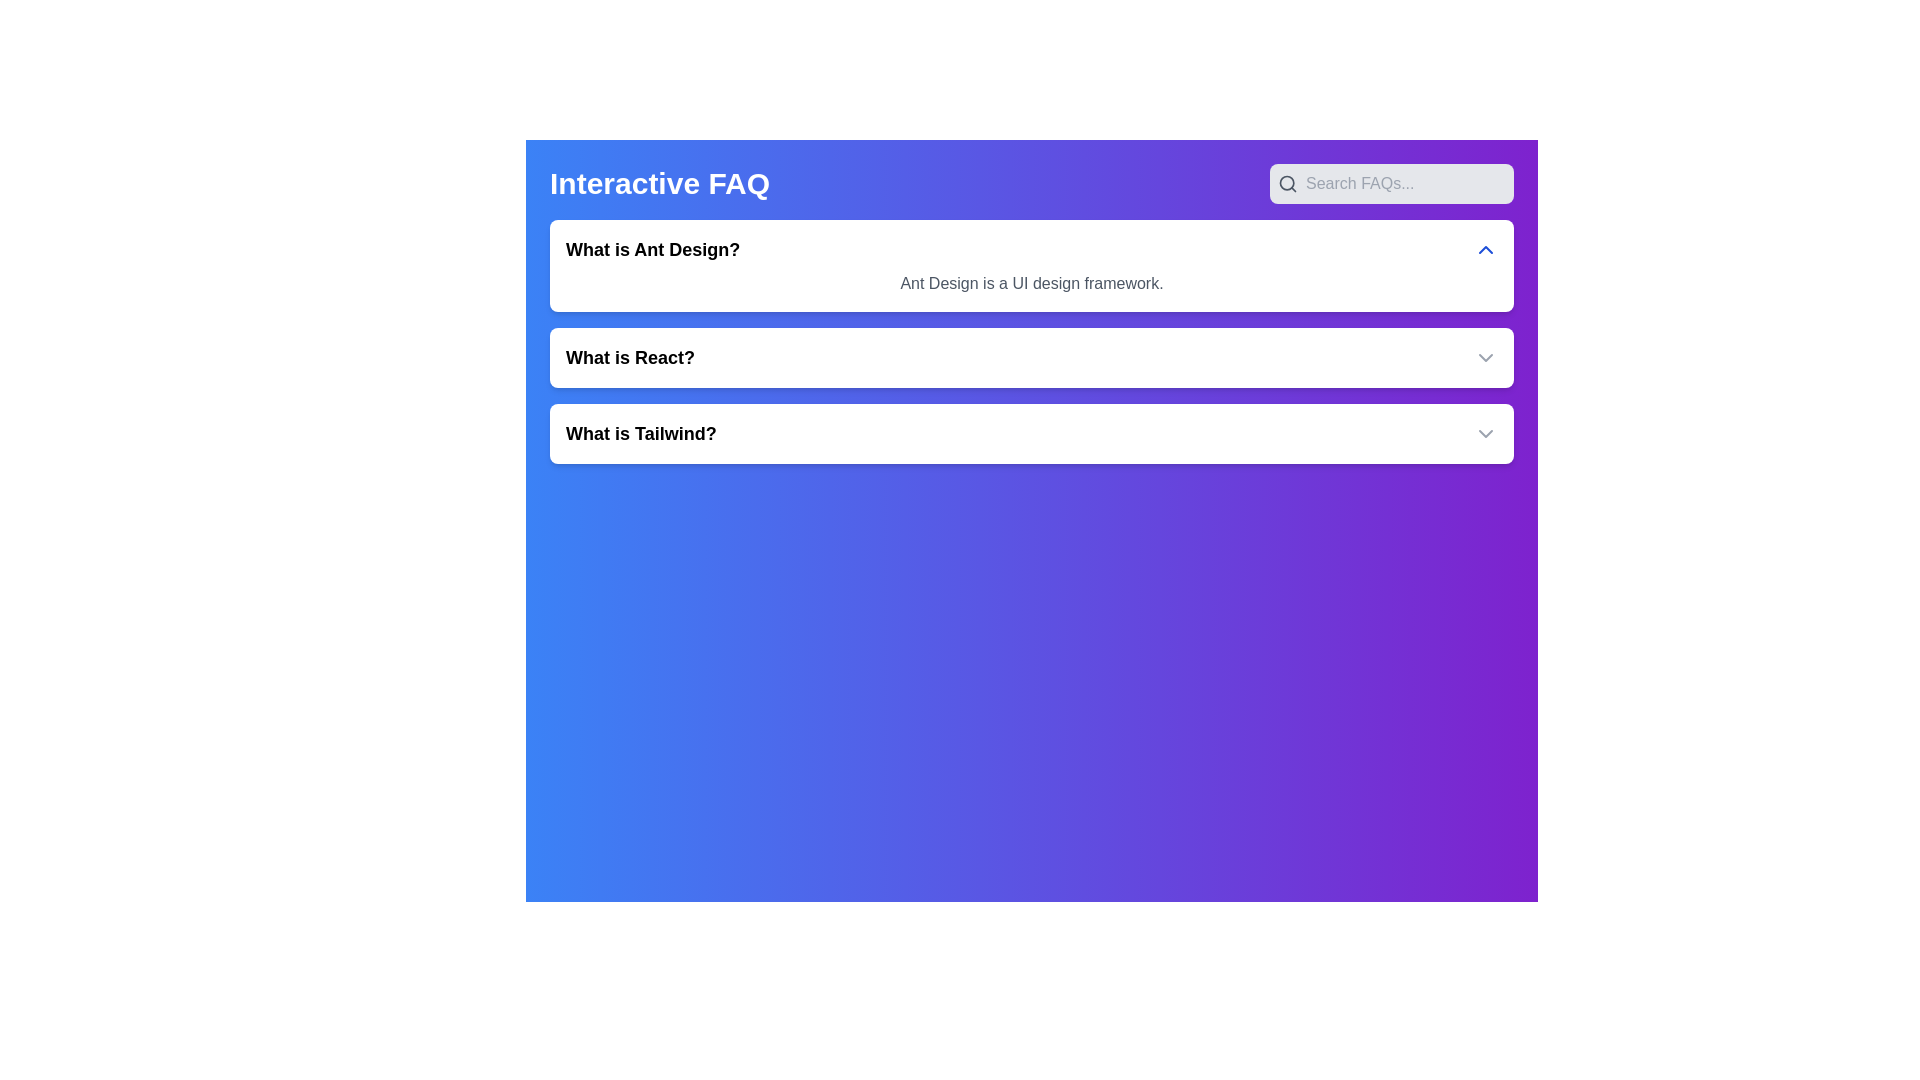 This screenshot has width=1920, height=1080. I want to click on the magnifying glass icon indicating search functionality, located in the top-right corner of the interface, to the left of the input field with placeholder text 'Search FAQs...', so click(1287, 184).